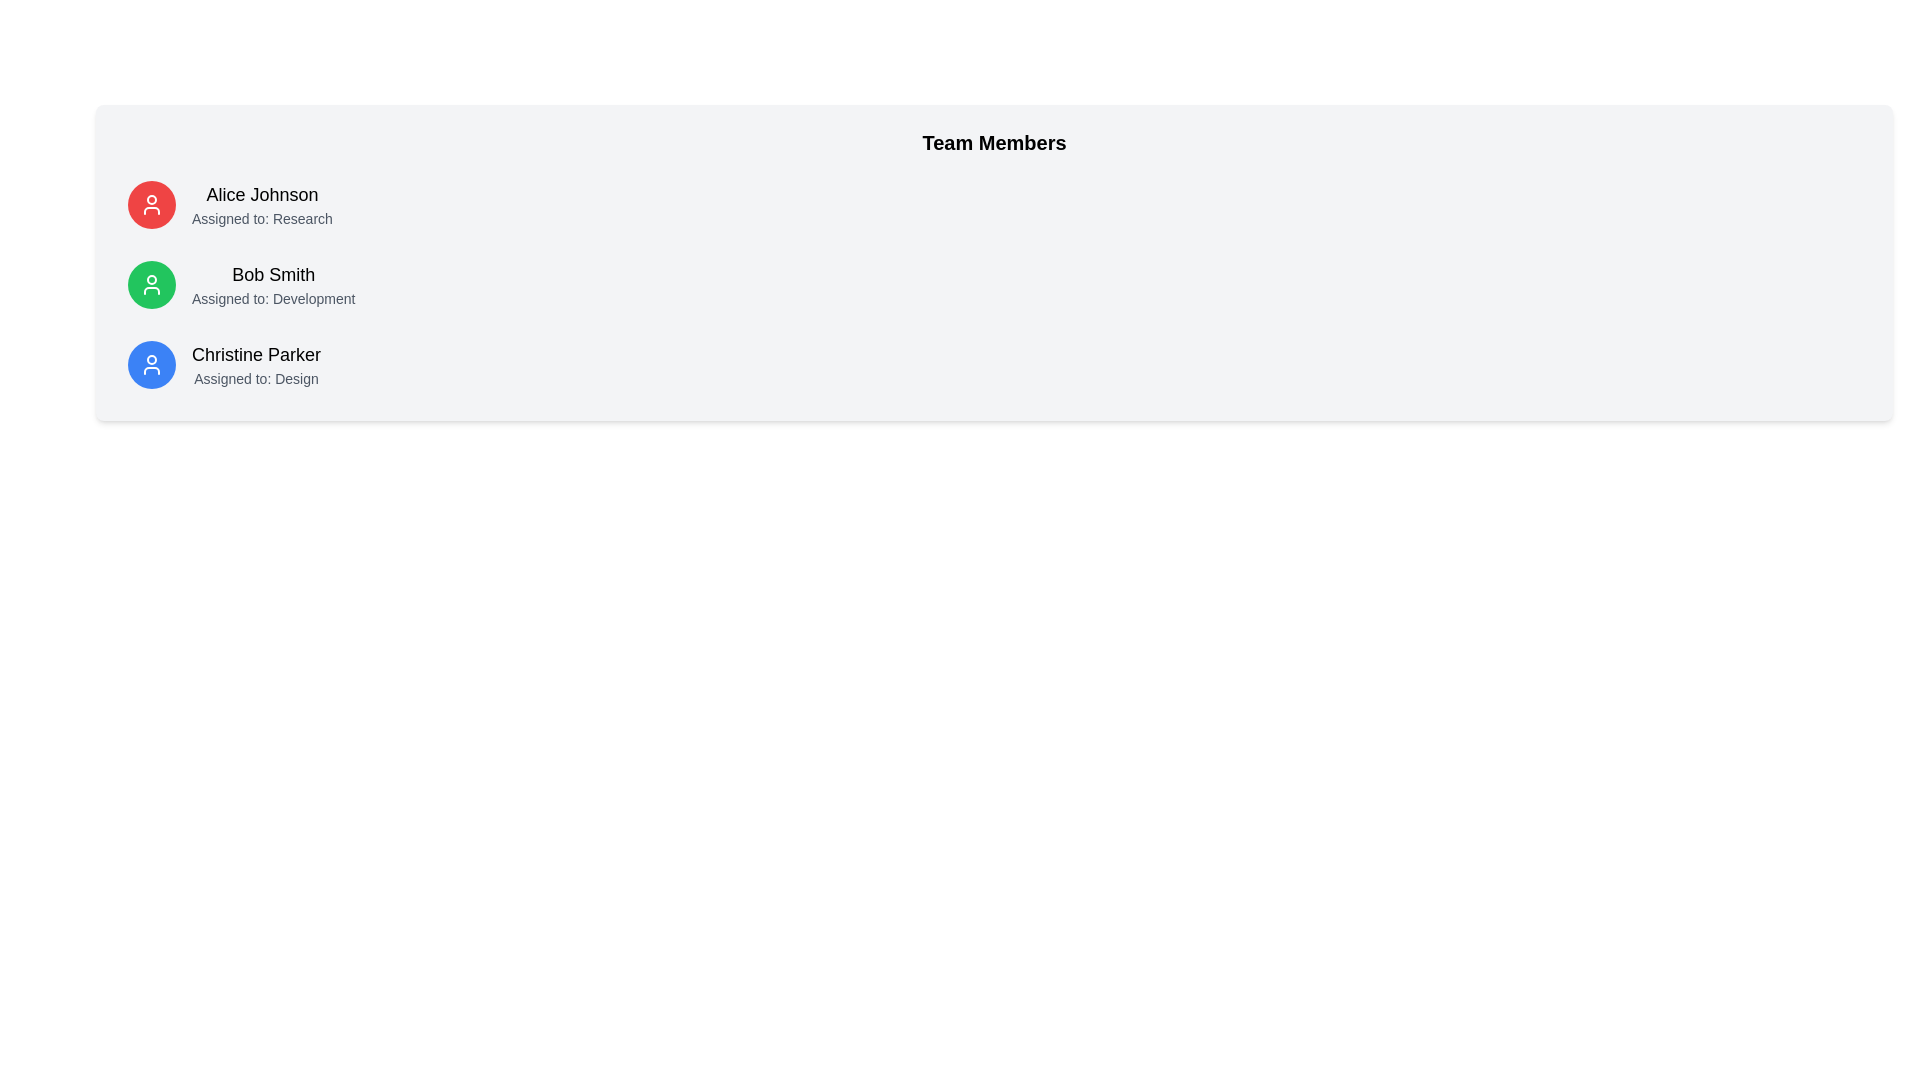 The image size is (1920, 1080). I want to click on the user icon representing Bob Smith, located in the middle of three list items for team members, so click(151, 285).